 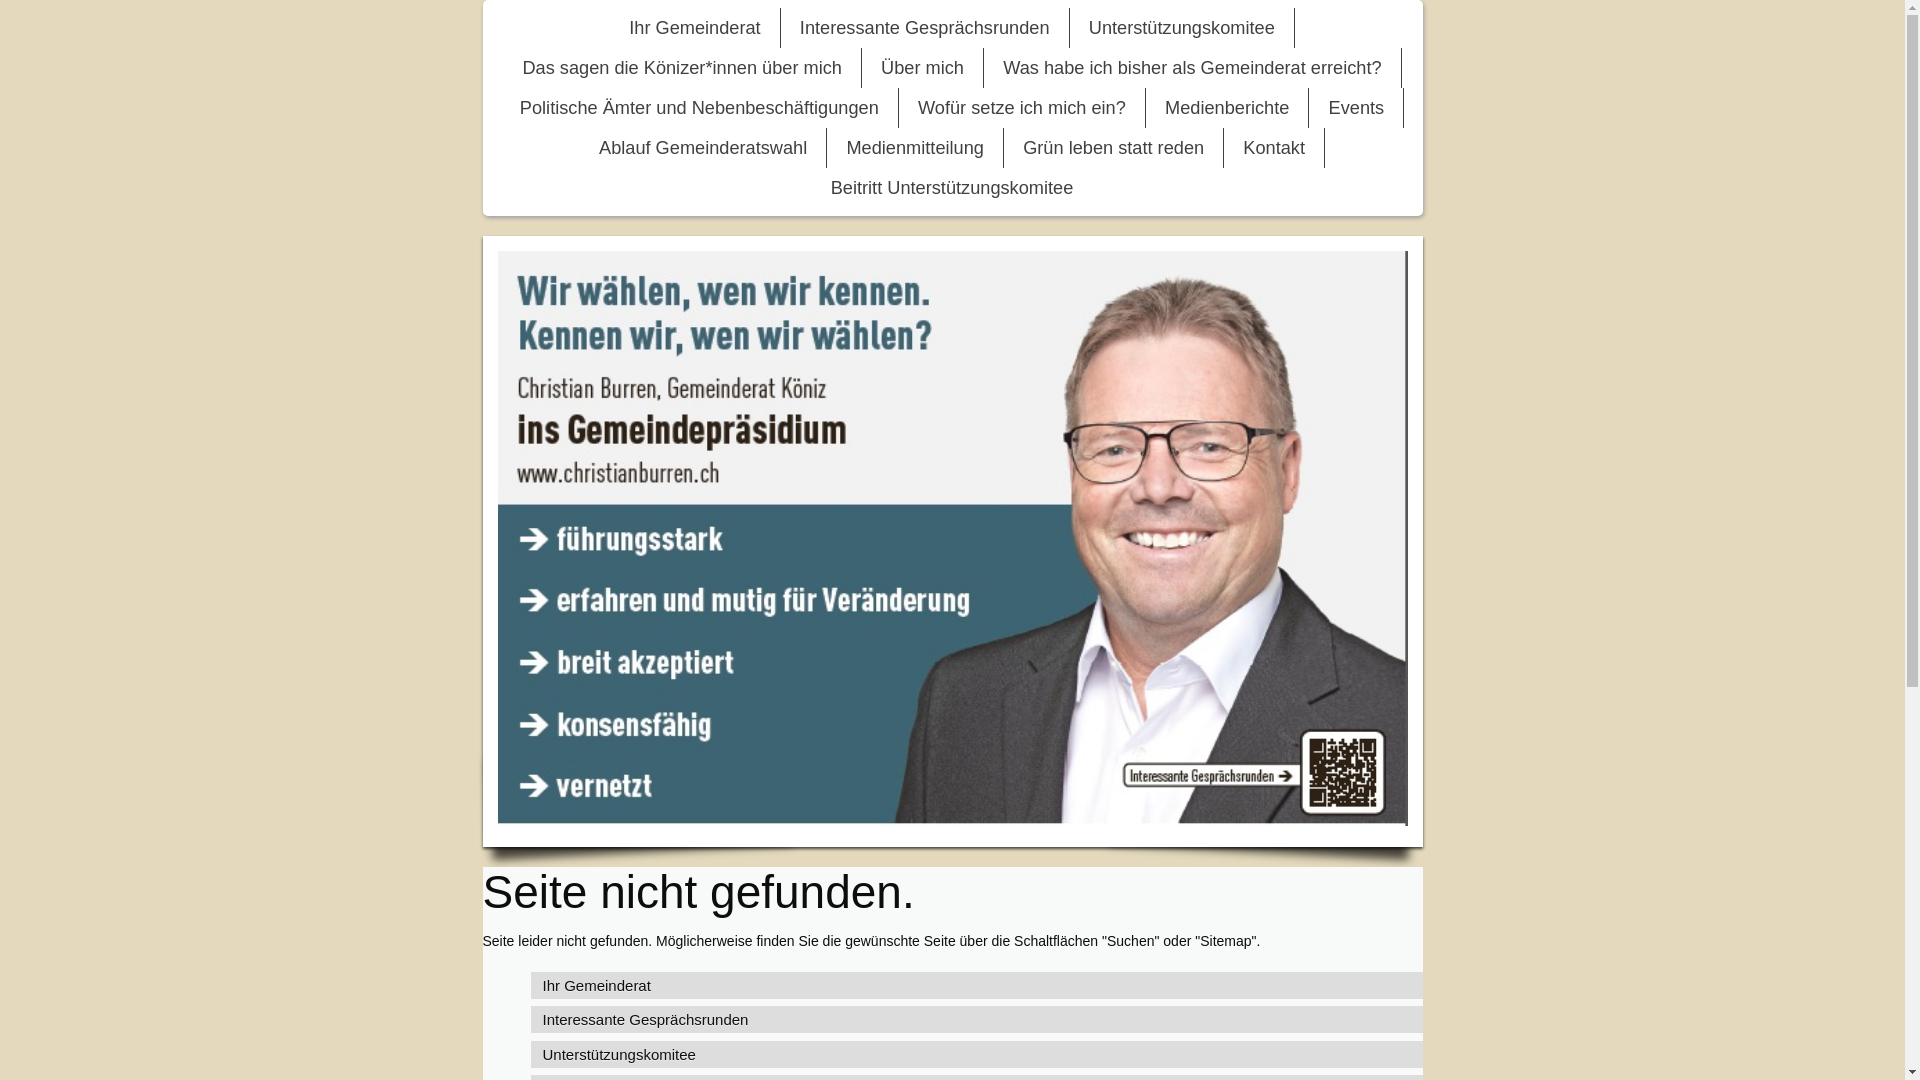 I want to click on 'Medienmitteilung', so click(x=914, y=146).